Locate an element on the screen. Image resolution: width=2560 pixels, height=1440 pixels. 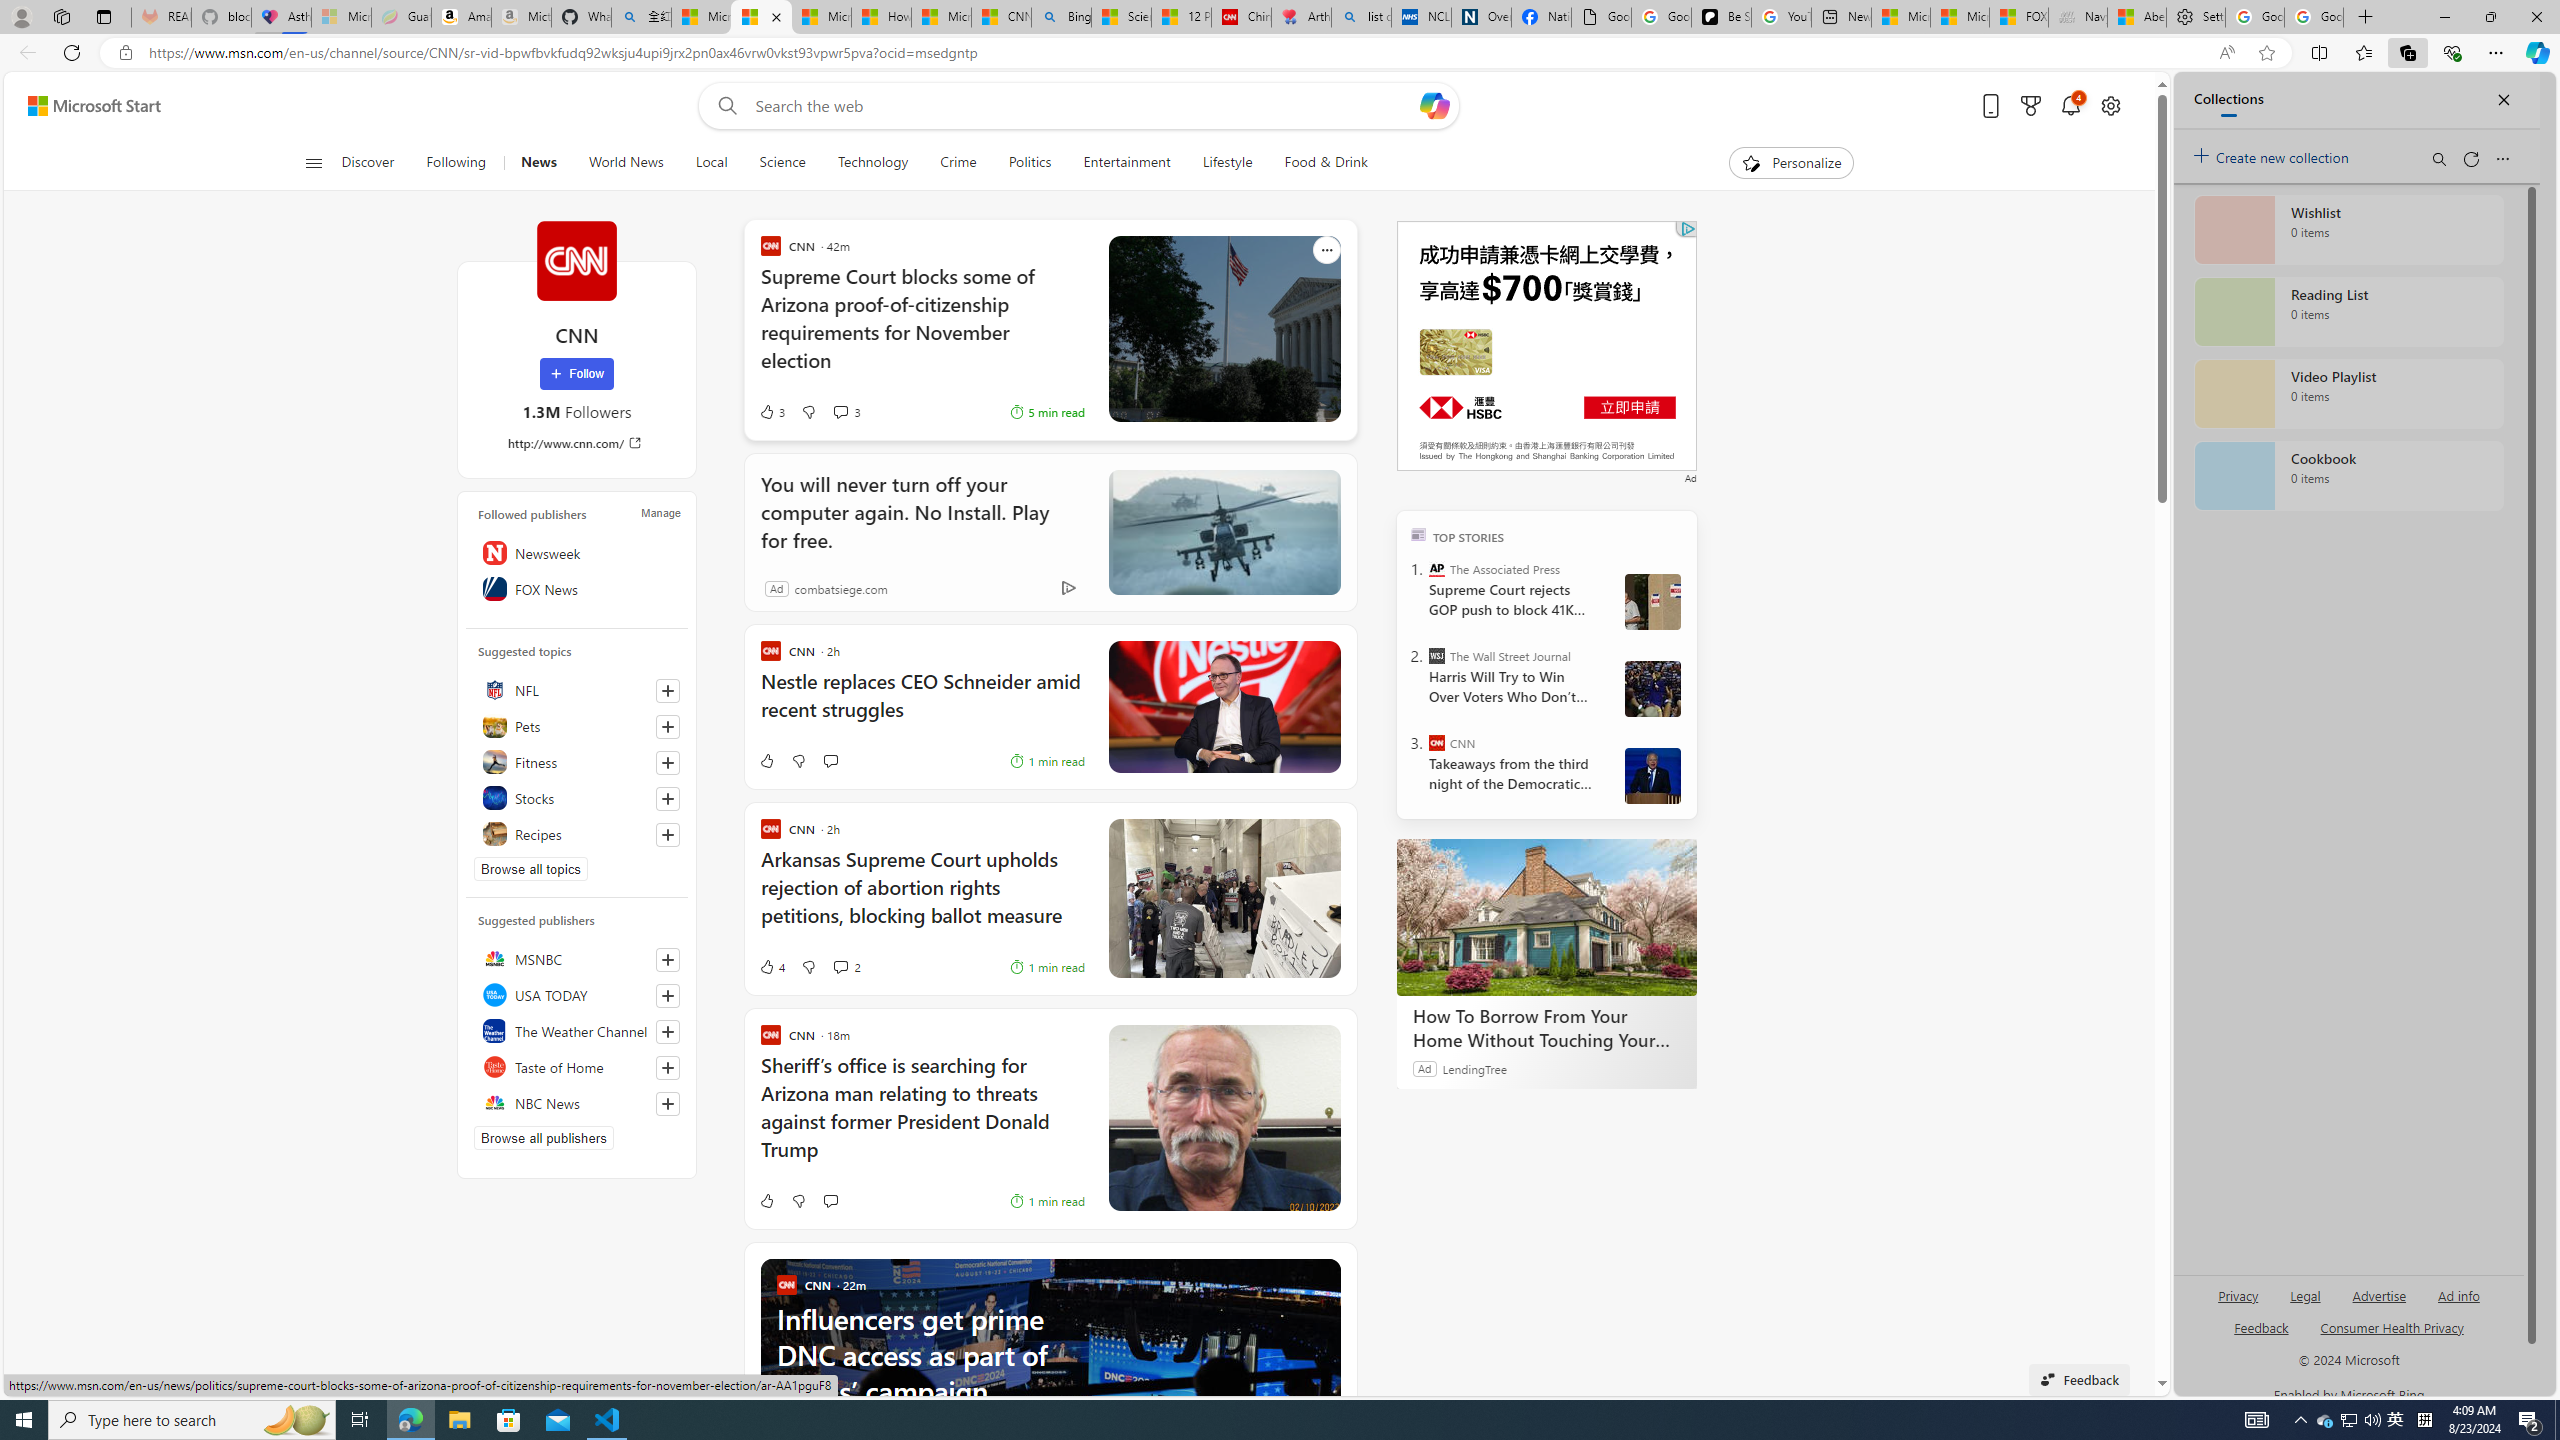
'Like' is located at coordinates (766, 1199).